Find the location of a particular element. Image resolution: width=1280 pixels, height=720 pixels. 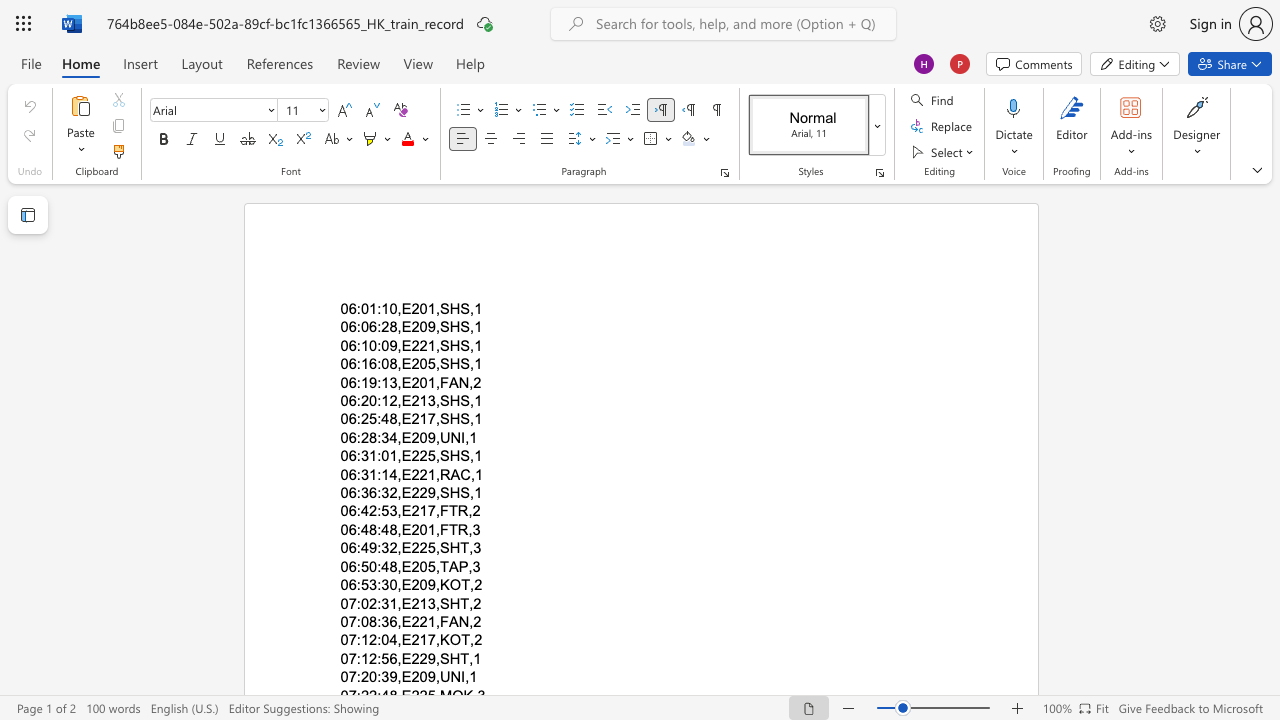

the subset text ":50:48,E205,T" within the text "06:50:48,E205,TAP,3" is located at coordinates (356, 566).